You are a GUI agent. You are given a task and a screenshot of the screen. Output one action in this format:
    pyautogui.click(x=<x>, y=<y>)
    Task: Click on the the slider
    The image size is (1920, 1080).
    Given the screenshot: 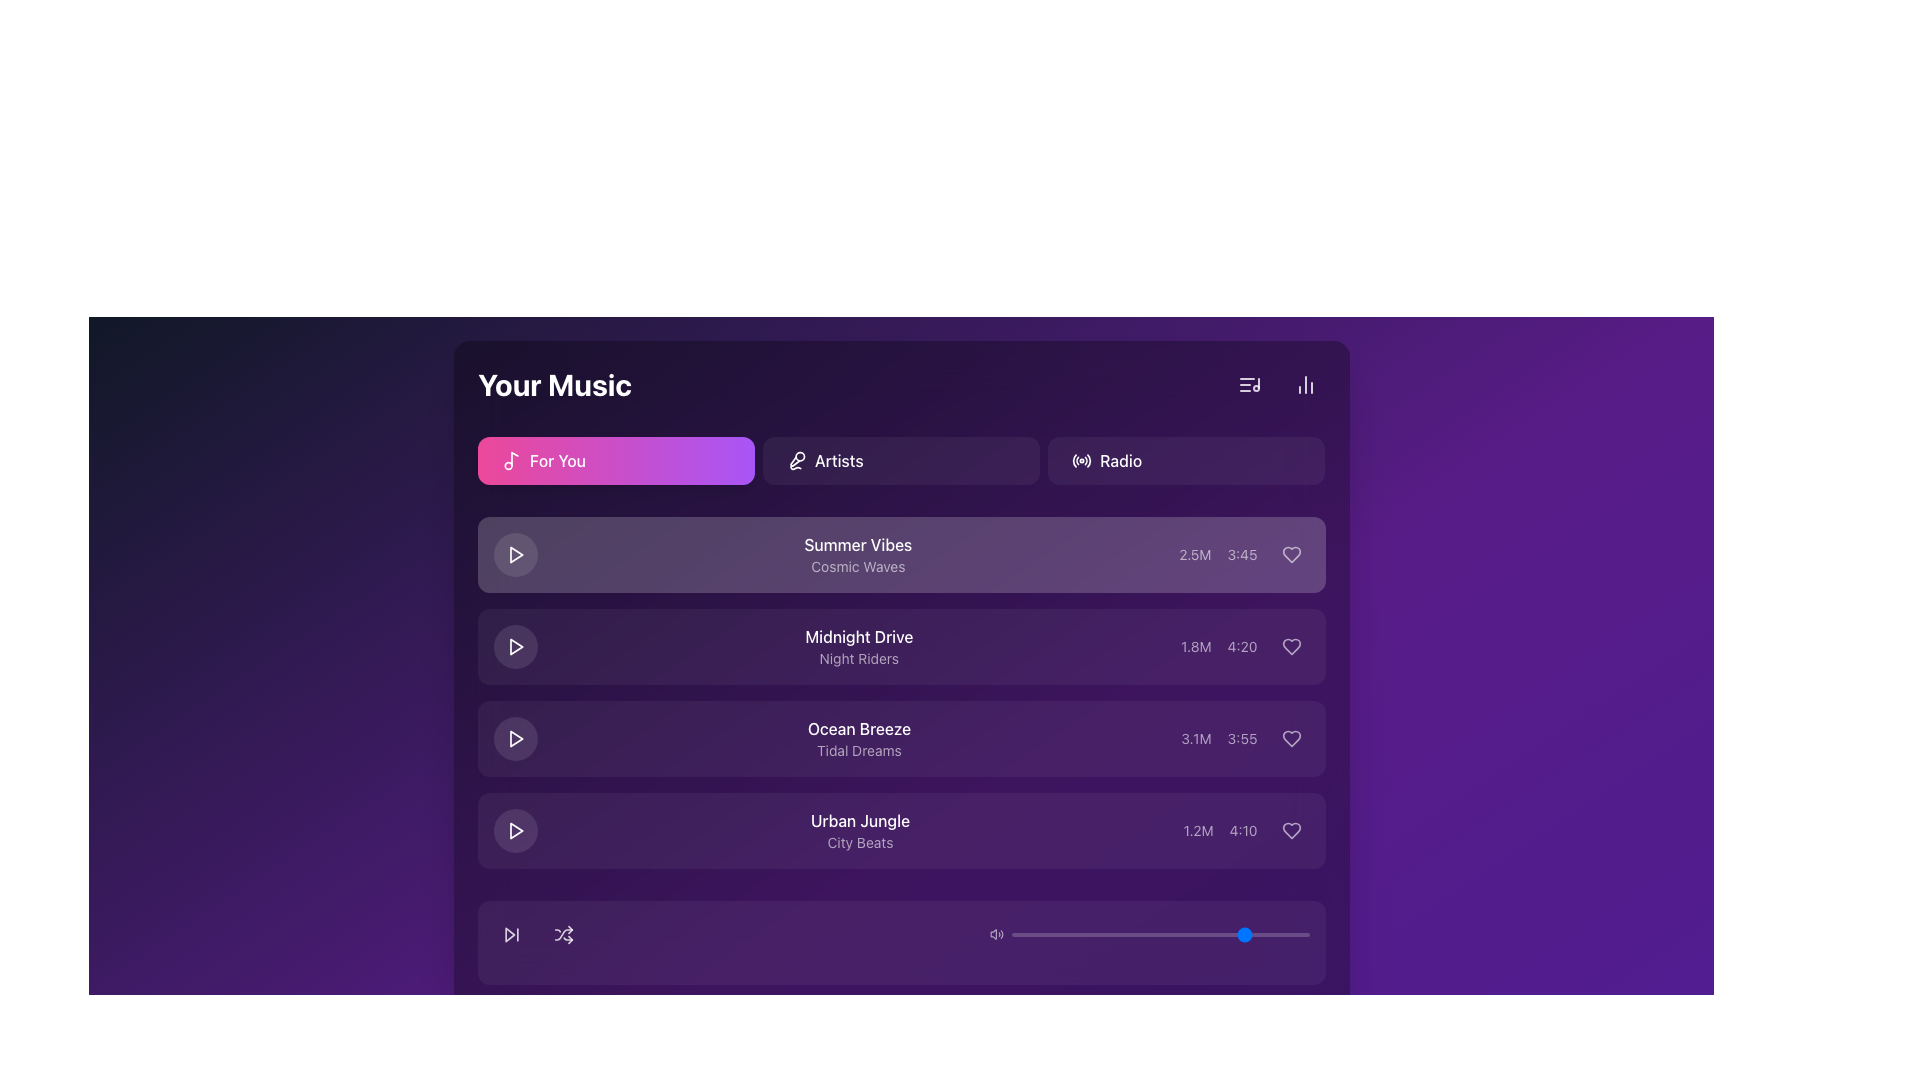 What is the action you would take?
    pyautogui.click(x=1175, y=934)
    